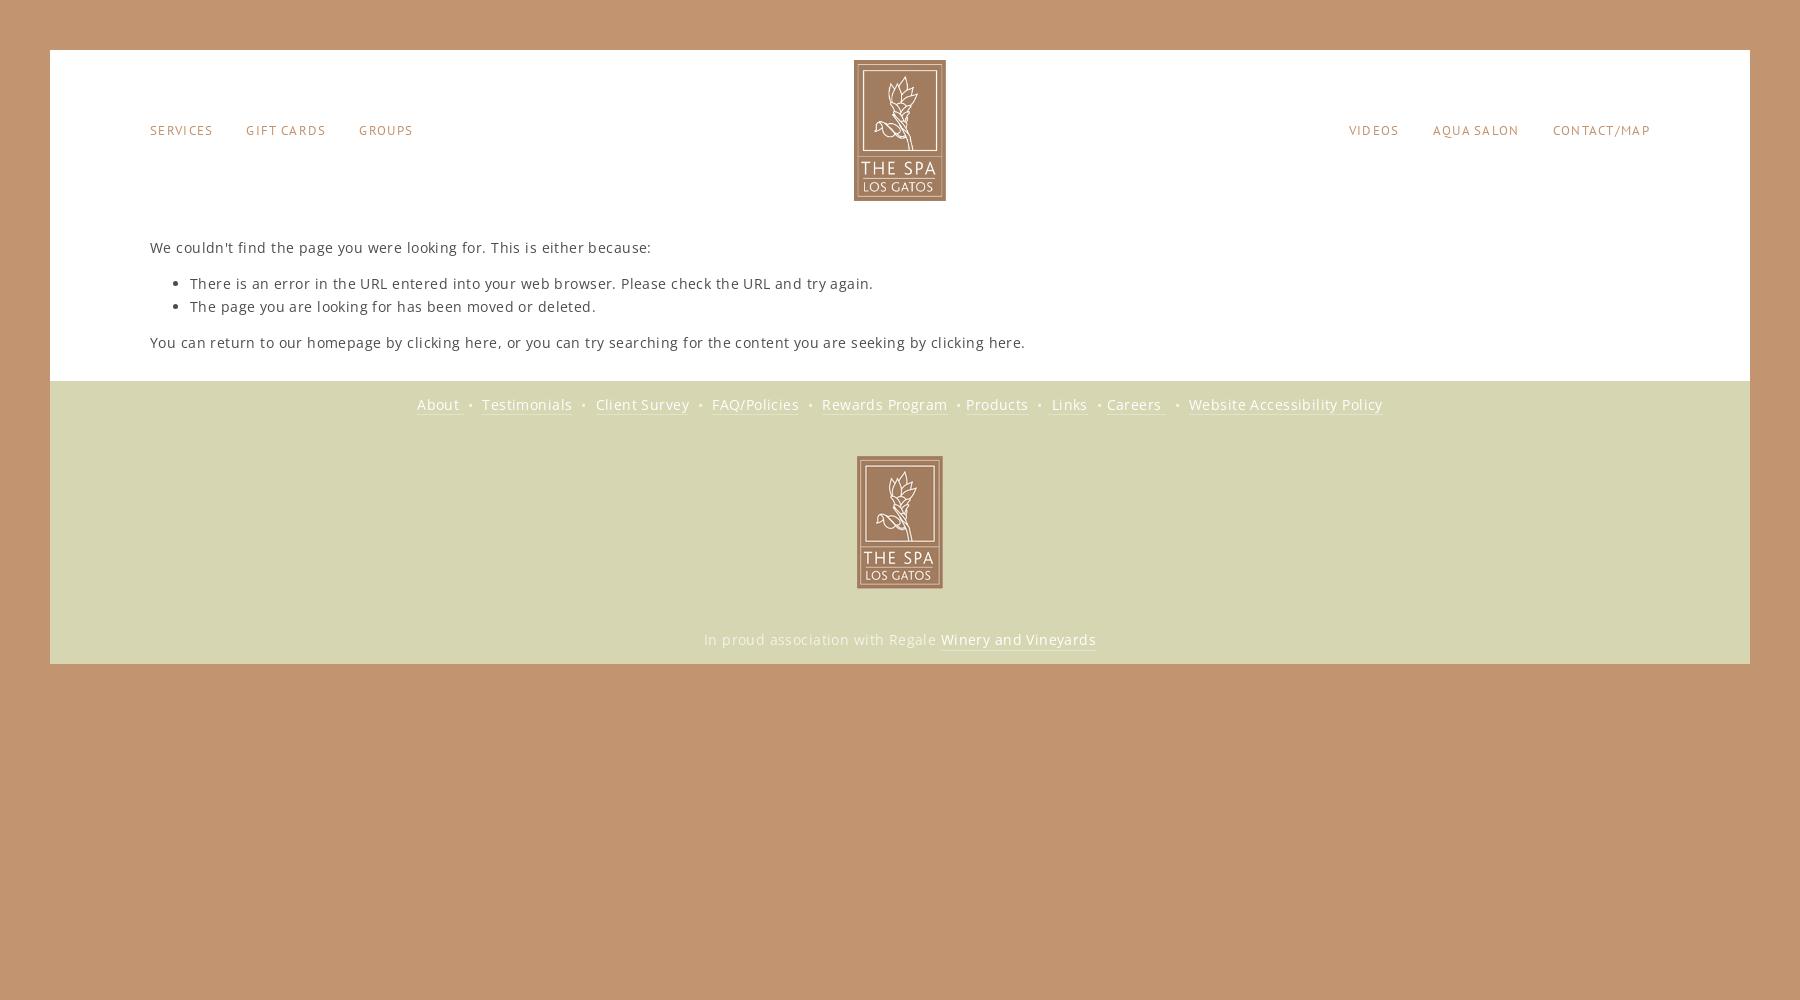  I want to click on 'There is an error in the URL entered into your web browser. Please check the URL and try again.', so click(530, 283).